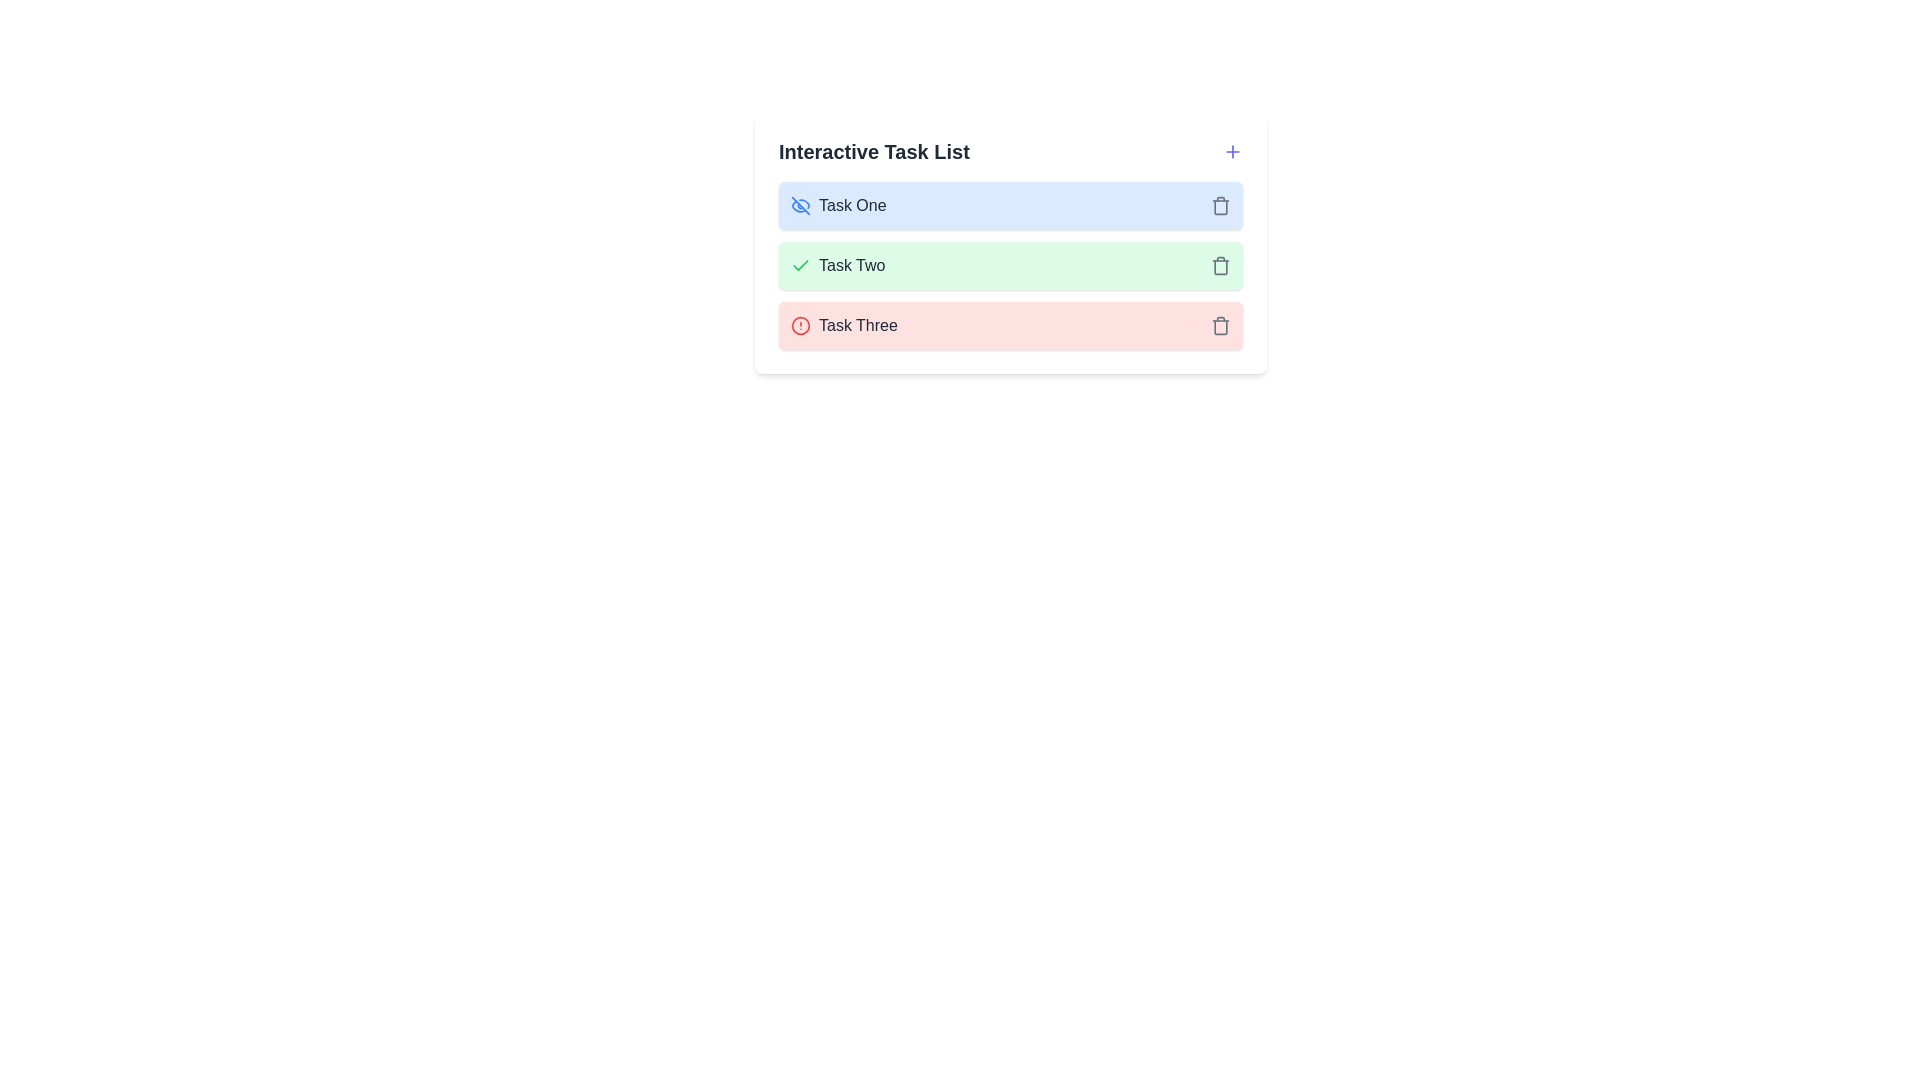 The image size is (1920, 1080). What do you see at coordinates (1219, 325) in the screenshot?
I see `the trash icon located to the right of the 'Task Three' item in the interactive task list` at bounding box center [1219, 325].